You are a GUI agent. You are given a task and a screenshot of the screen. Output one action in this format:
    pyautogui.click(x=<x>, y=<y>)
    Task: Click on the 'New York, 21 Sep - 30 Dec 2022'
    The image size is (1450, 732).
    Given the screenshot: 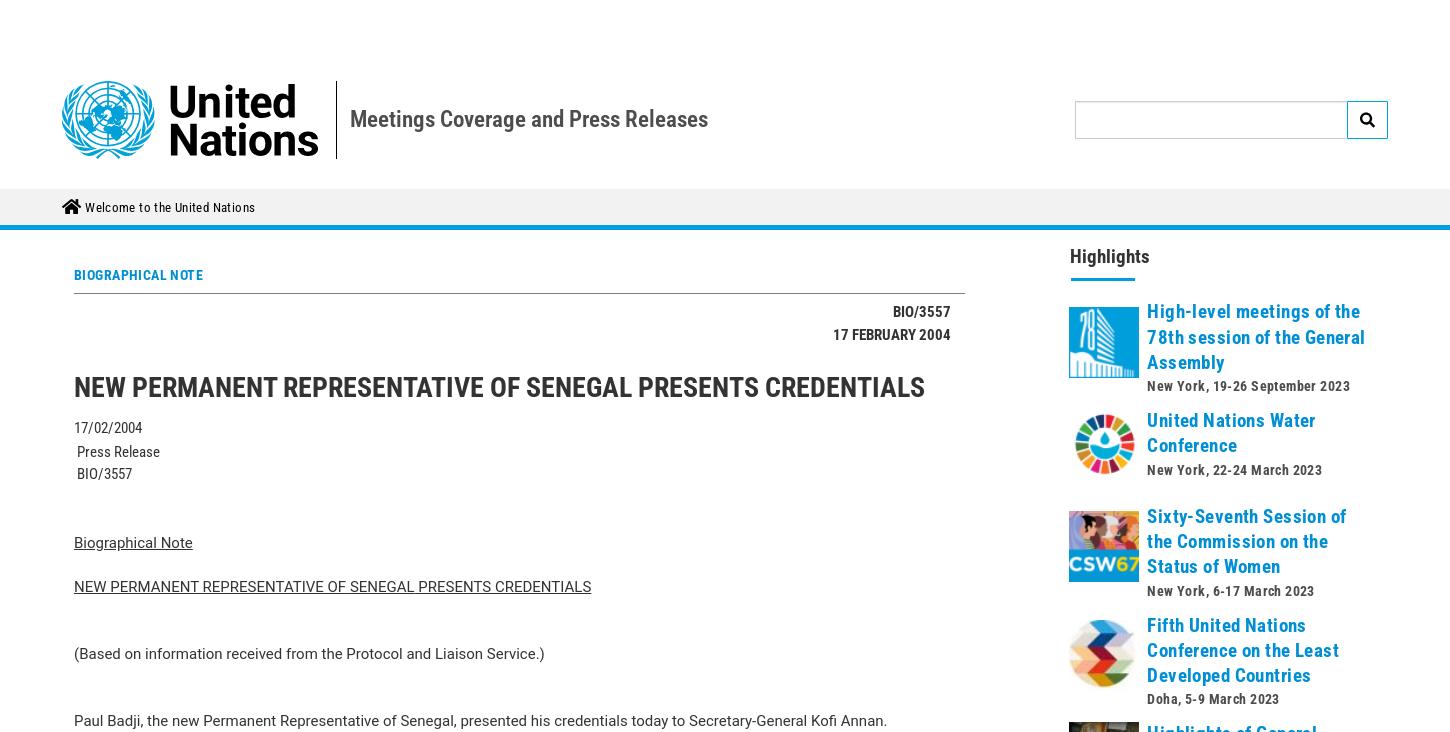 What is the action you would take?
    pyautogui.click(x=1242, y=591)
    